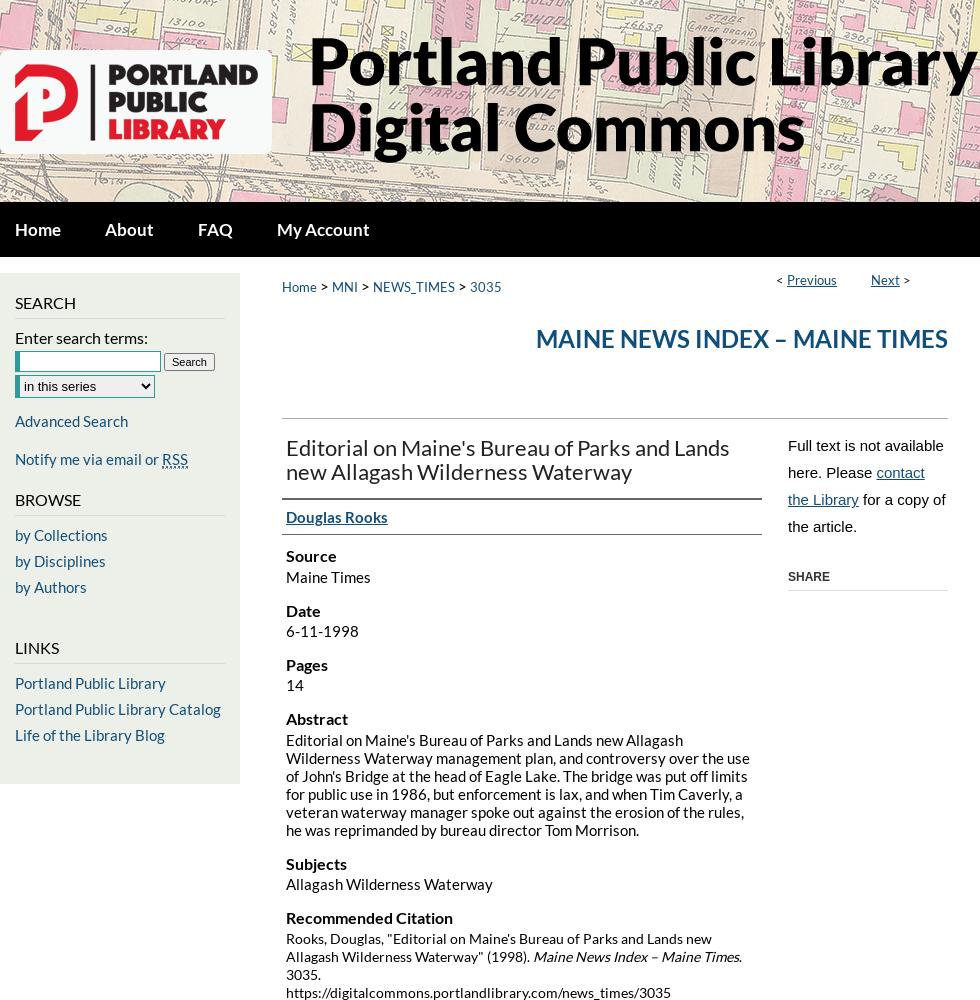 The width and height of the screenshot is (980, 1000). What do you see at coordinates (50, 586) in the screenshot?
I see `'by Authors'` at bounding box center [50, 586].